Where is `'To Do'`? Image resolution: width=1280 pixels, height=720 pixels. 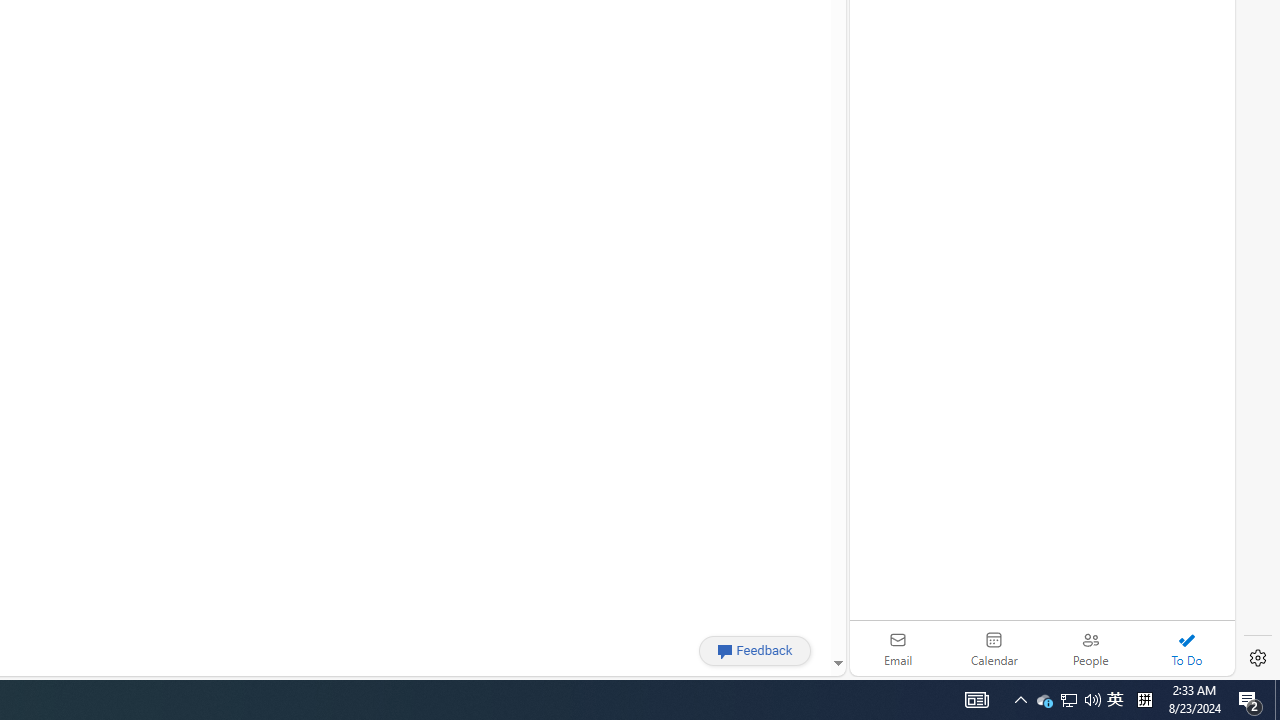
'To Do' is located at coordinates (1186, 648).